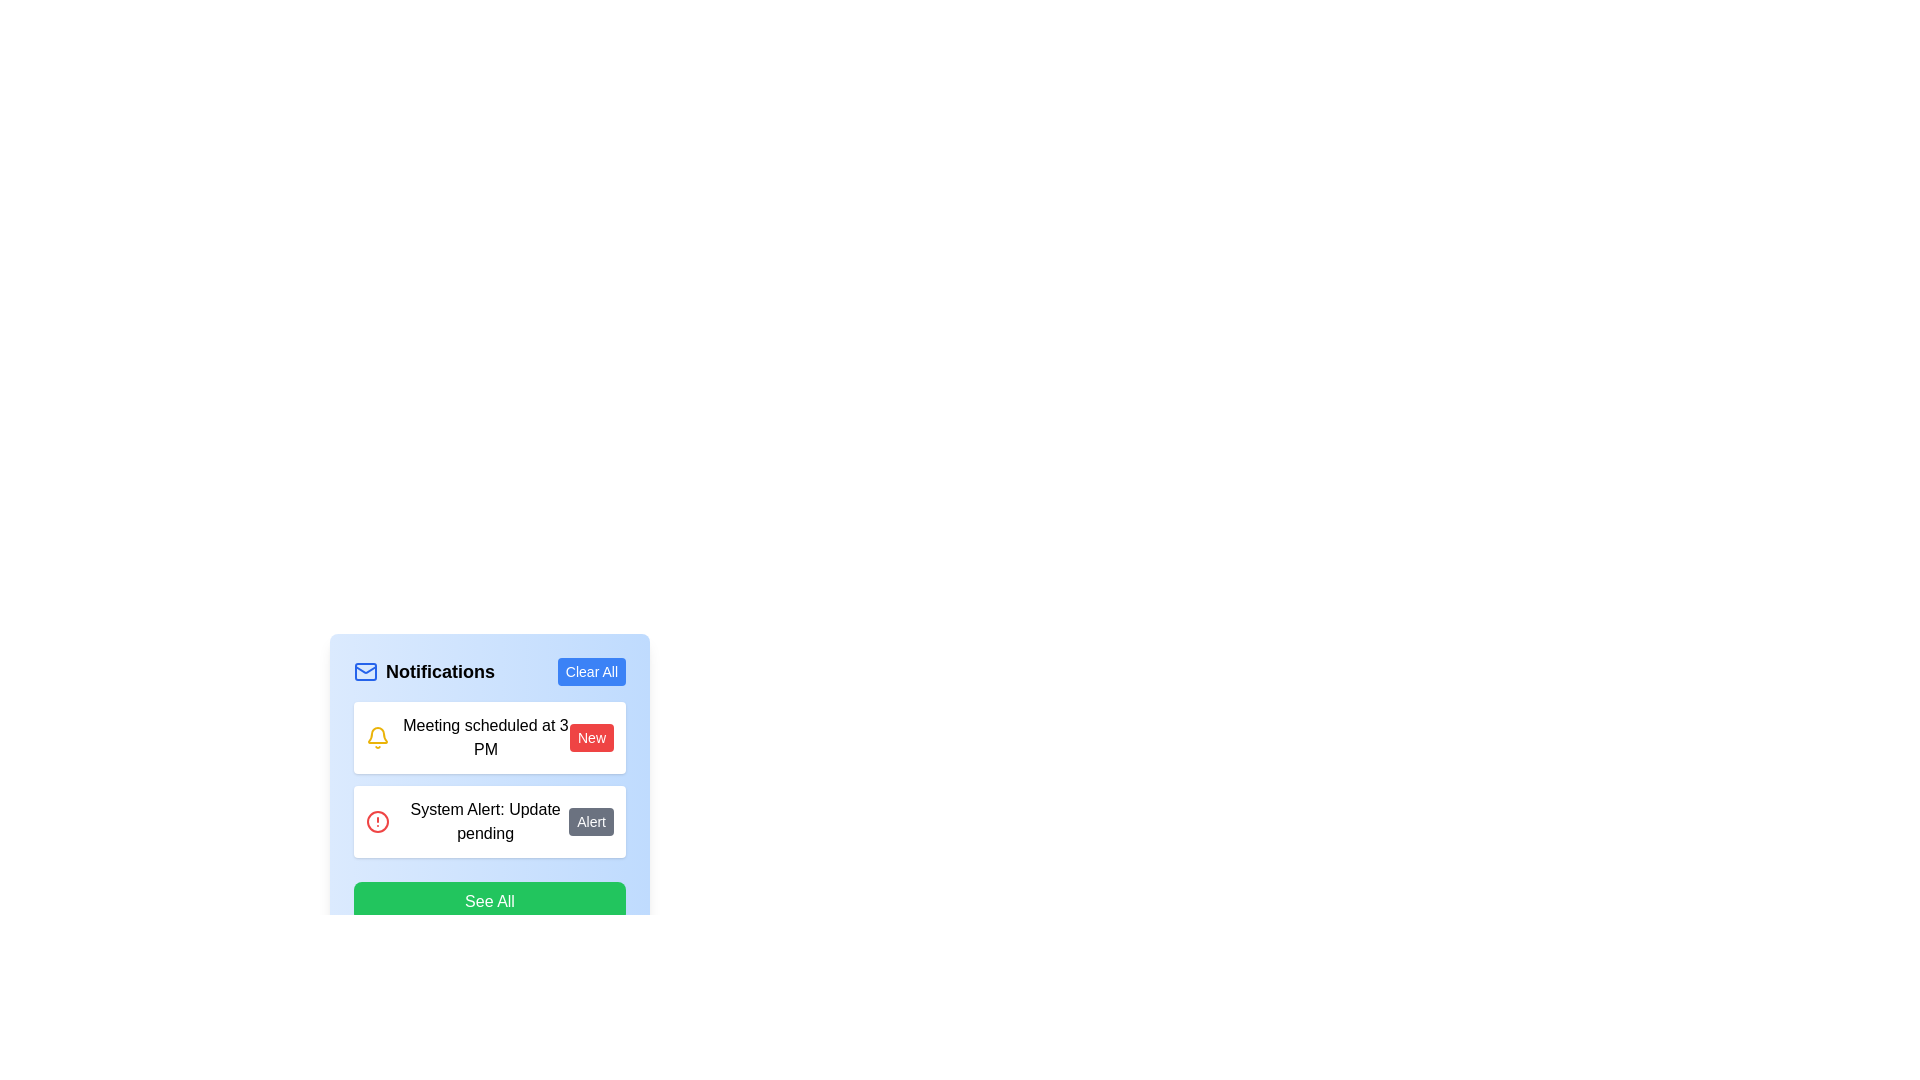  What do you see at coordinates (378, 735) in the screenshot?
I see `the upper outline of the bell-shaped SVG icon with a yellow stroke color to explore the context menu` at bounding box center [378, 735].